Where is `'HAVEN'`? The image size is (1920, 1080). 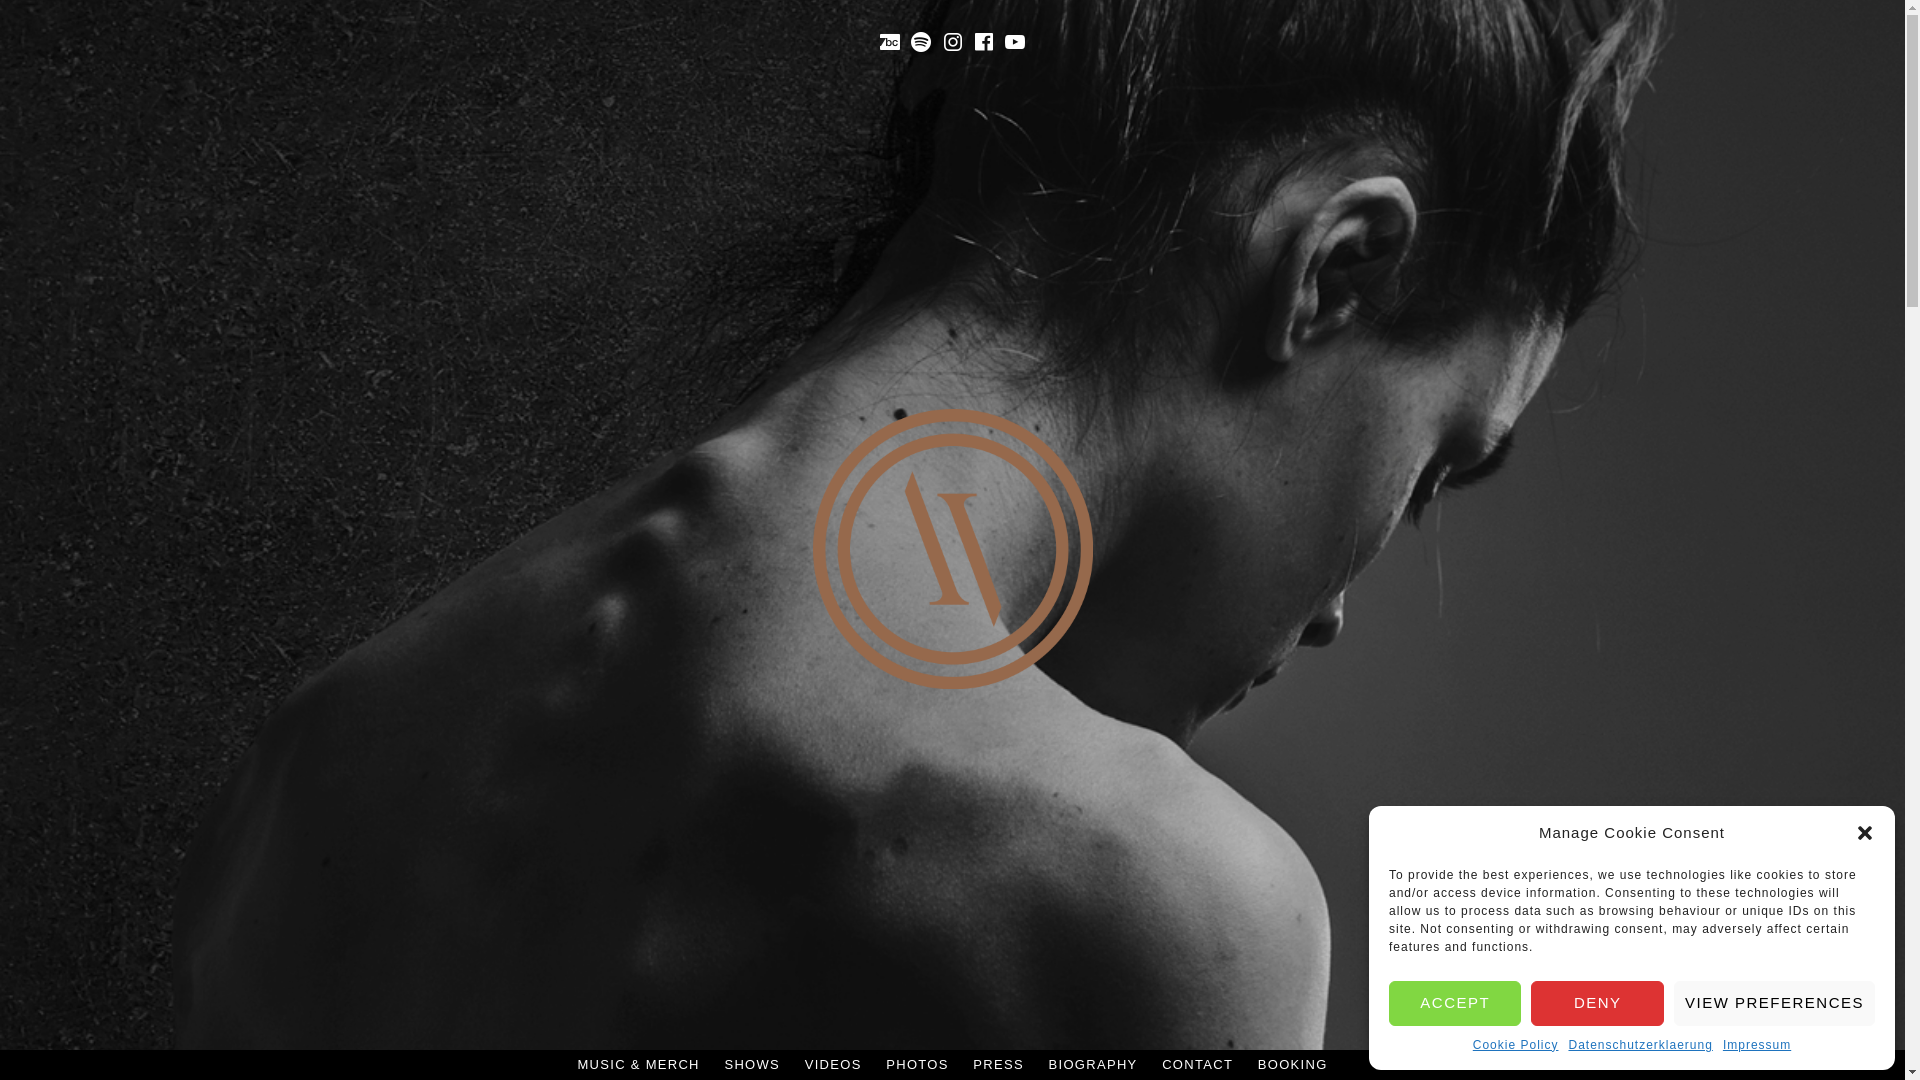
'HAVEN' is located at coordinates (989, 748).